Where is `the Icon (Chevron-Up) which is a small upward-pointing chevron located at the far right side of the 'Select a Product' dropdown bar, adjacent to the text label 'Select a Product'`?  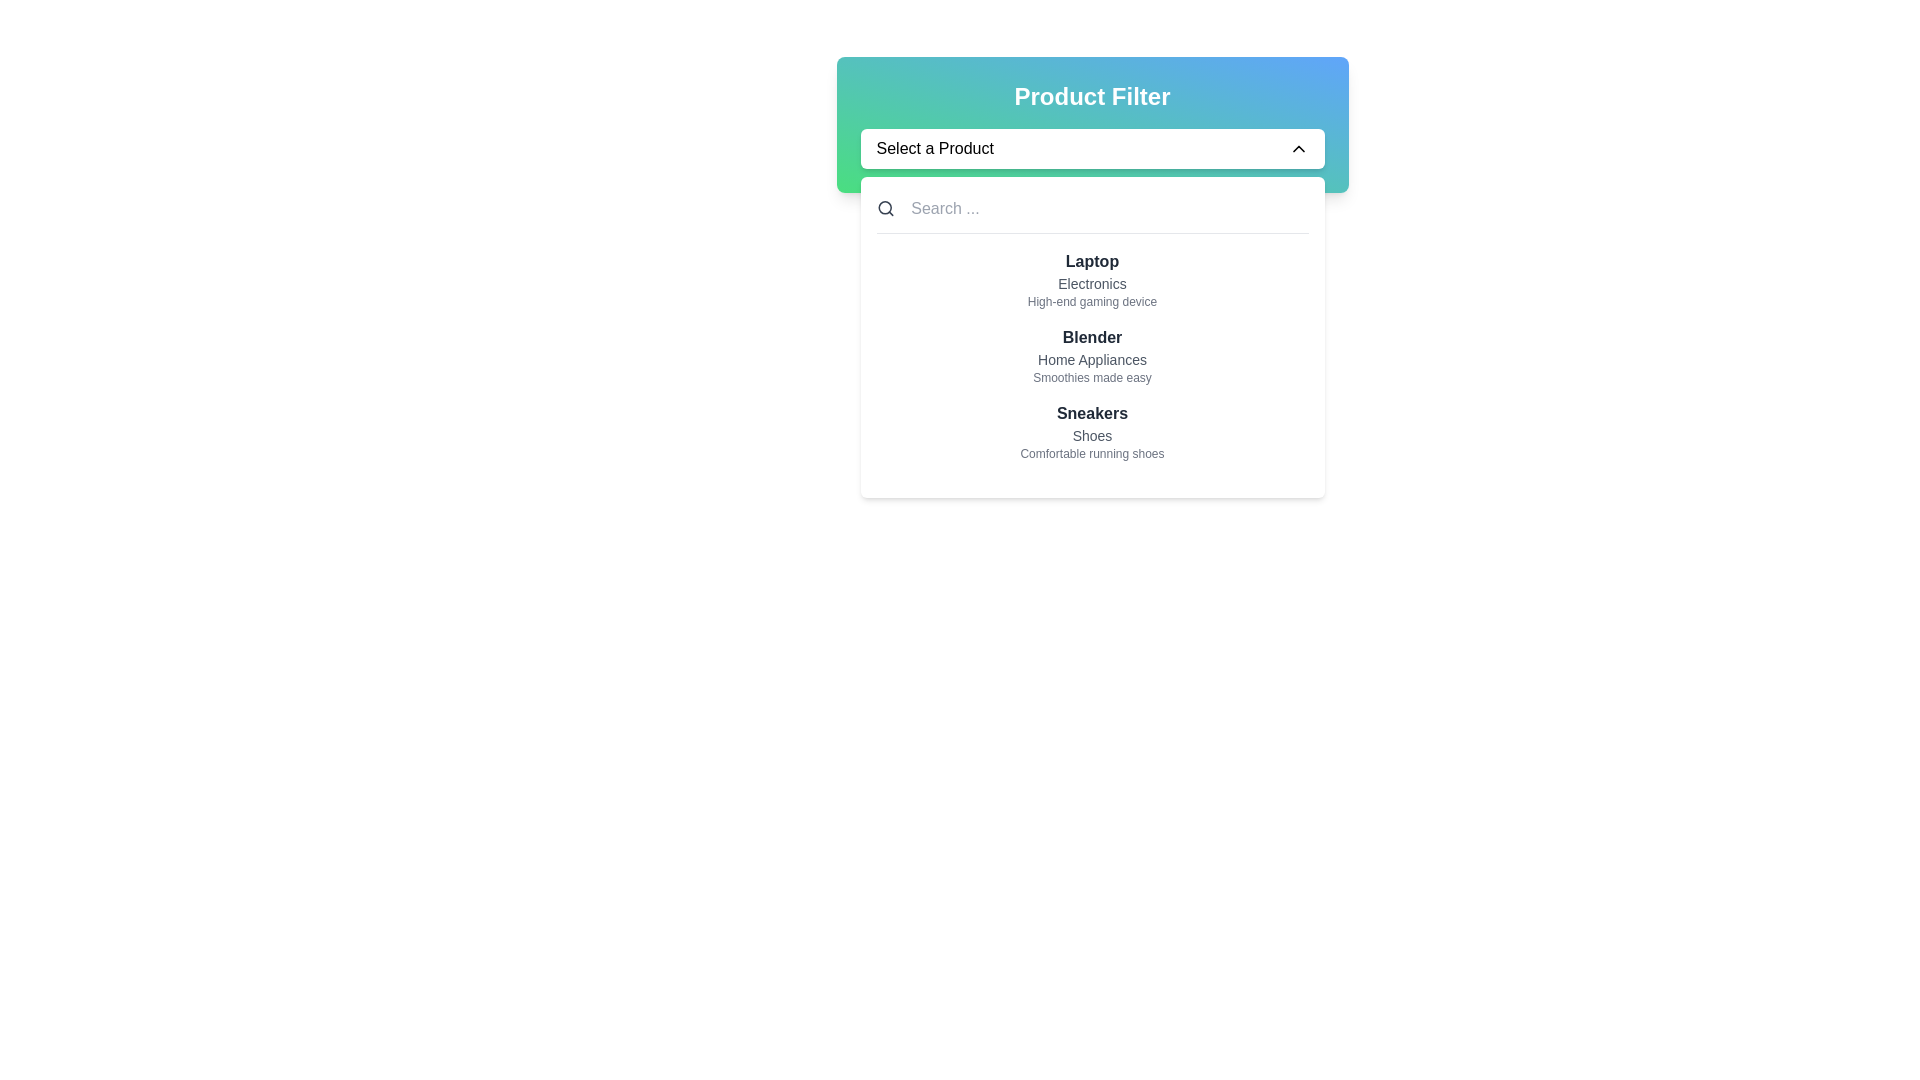
the Icon (Chevron-Up) which is a small upward-pointing chevron located at the far right side of the 'Select a Product' dropdown bar, adjacent to the text label 'Select a Product' is located at coordinates (1298, 148).